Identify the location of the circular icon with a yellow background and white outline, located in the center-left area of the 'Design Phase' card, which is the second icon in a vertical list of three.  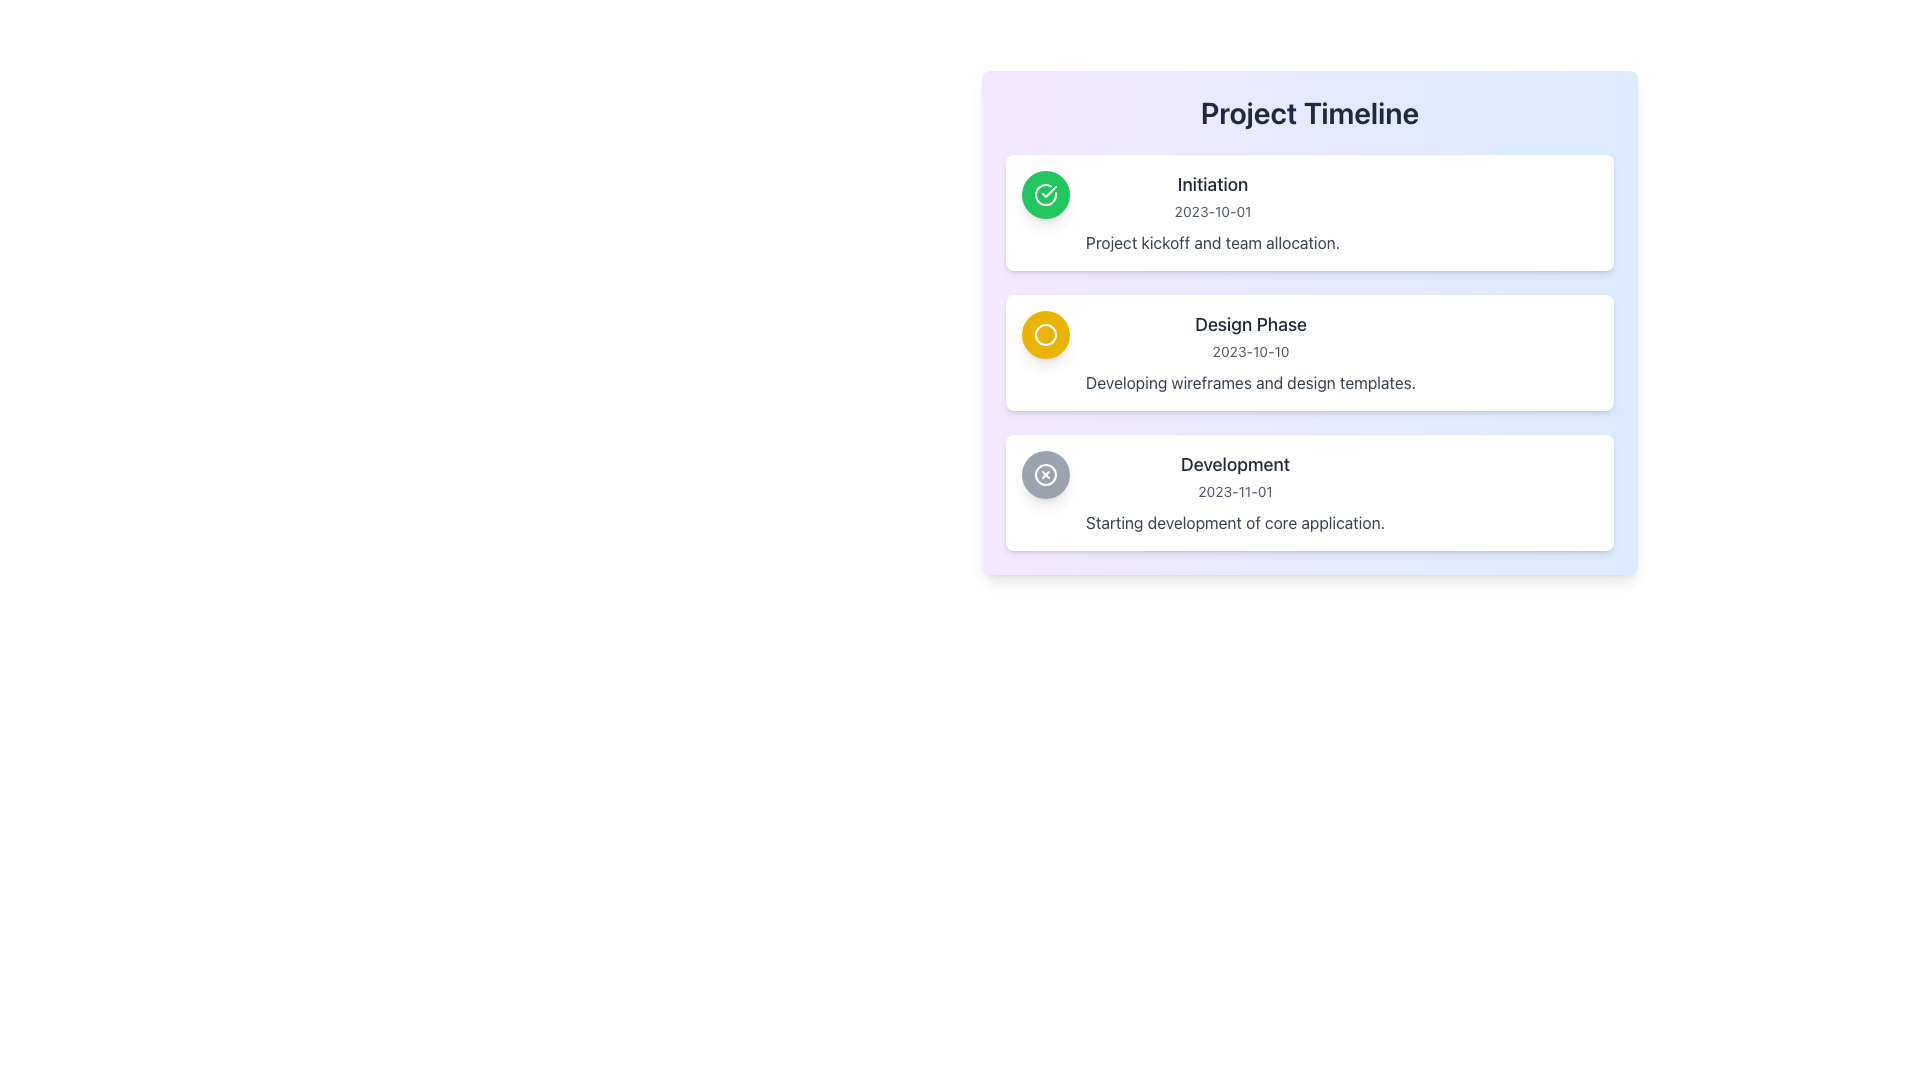
(1045, 334).